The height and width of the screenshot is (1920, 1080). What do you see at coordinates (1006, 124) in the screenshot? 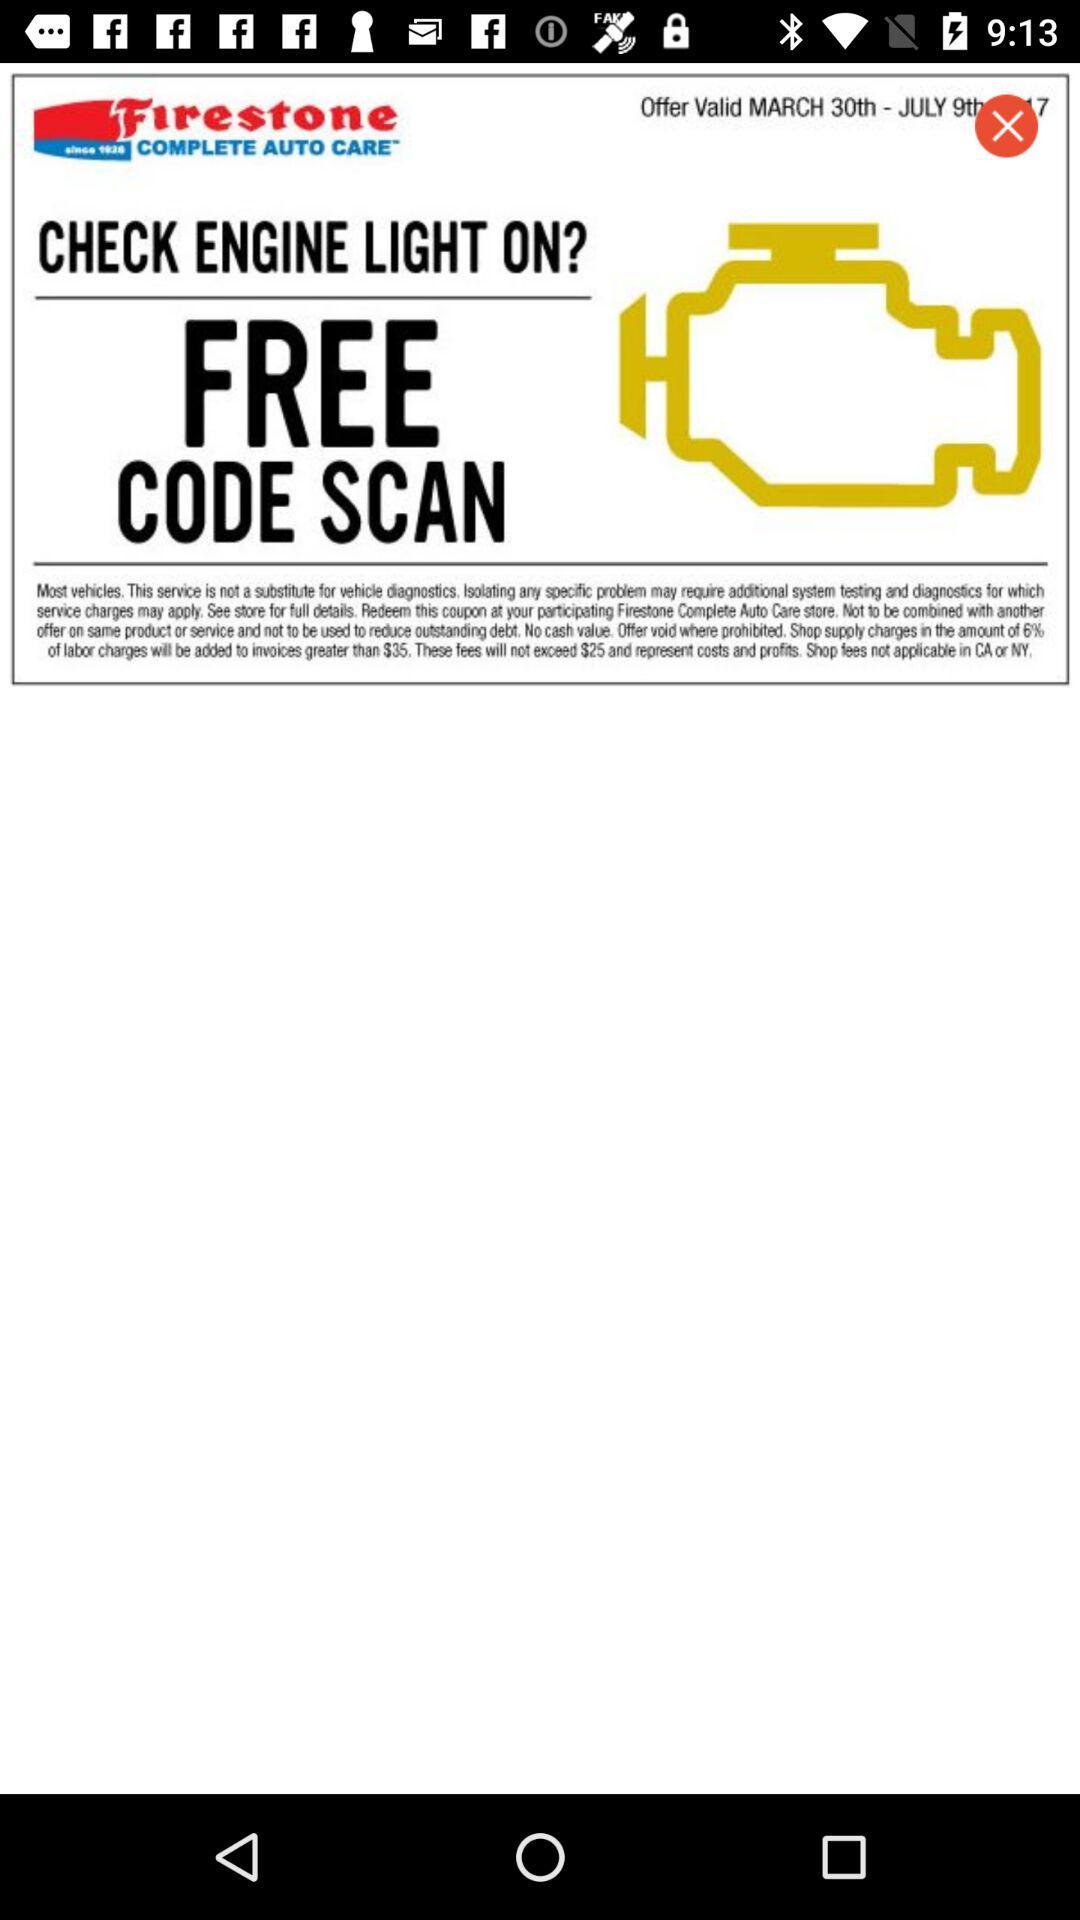
I see `the close icon` at bounding box center [1006, 124].